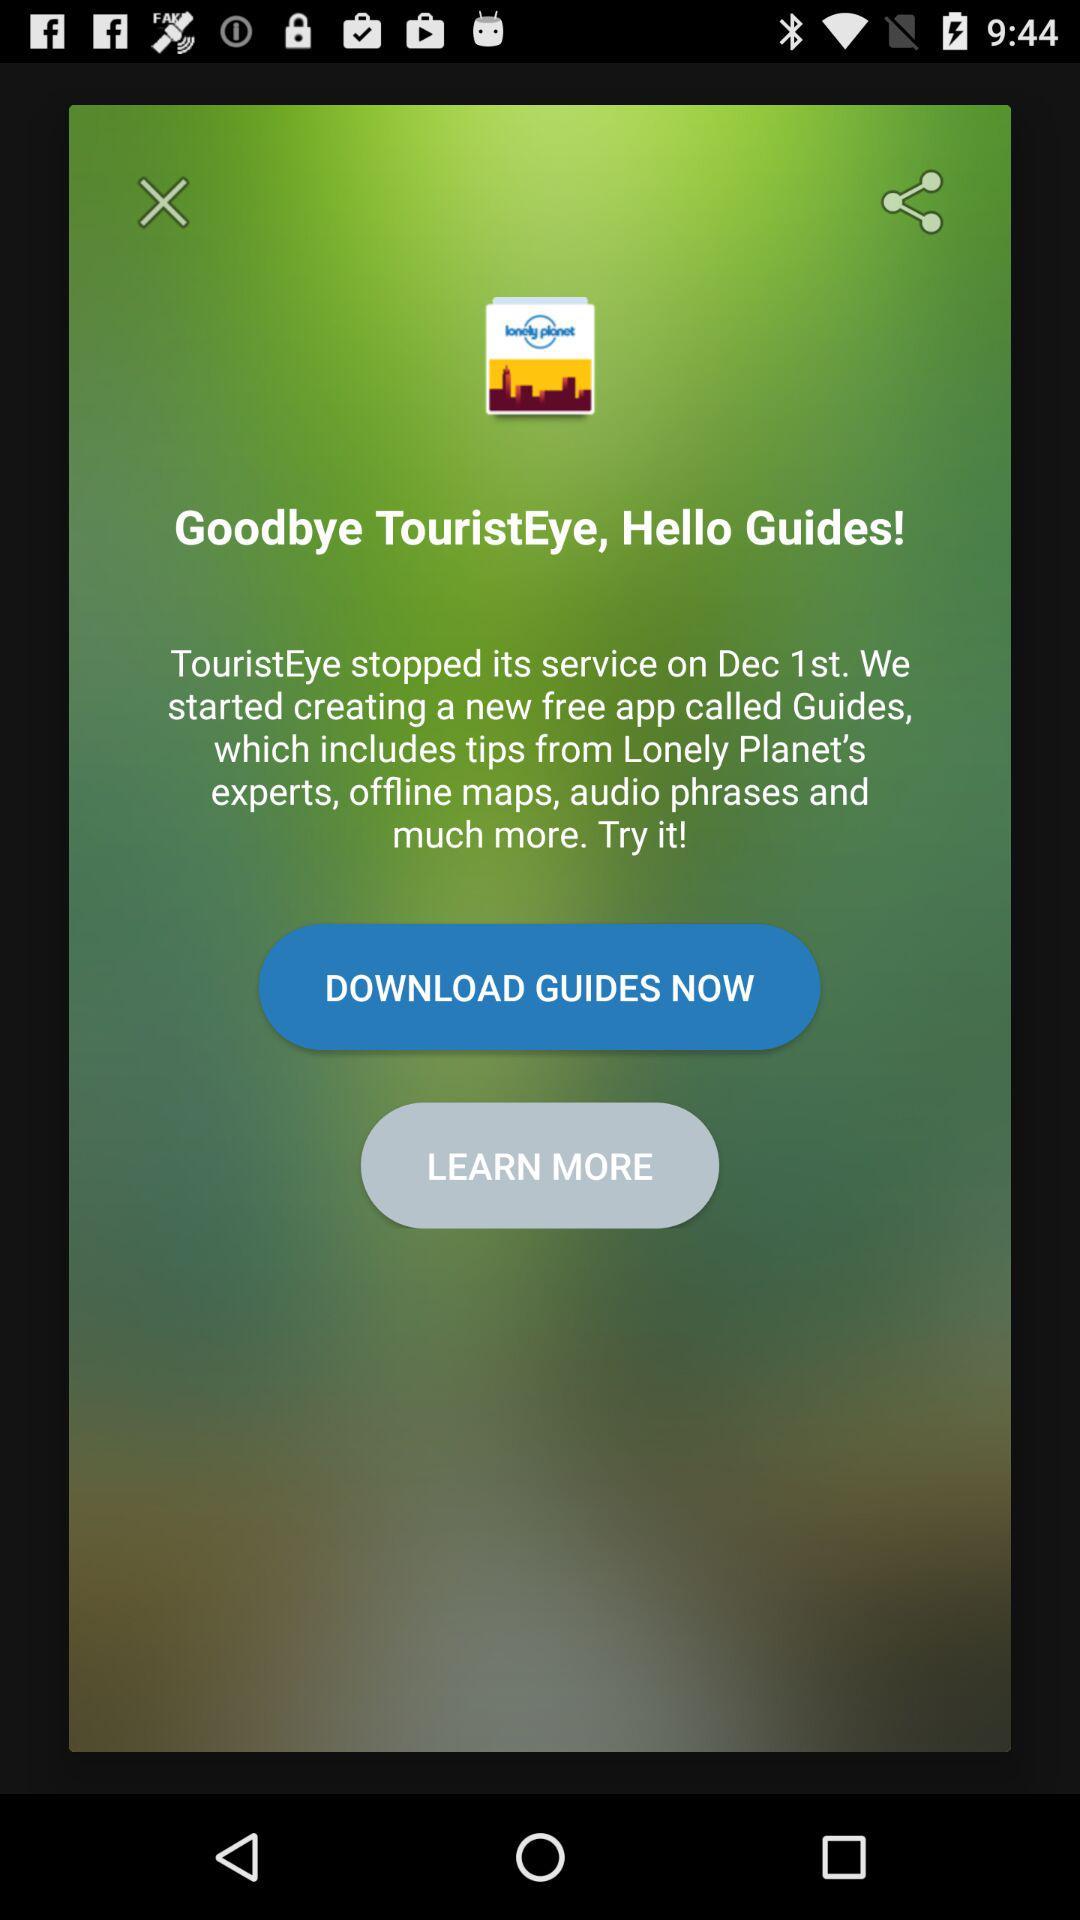 The width and height of the screenshot is (1080, 1920). I want to click on the icon at the top right corner, so click(916, 202).